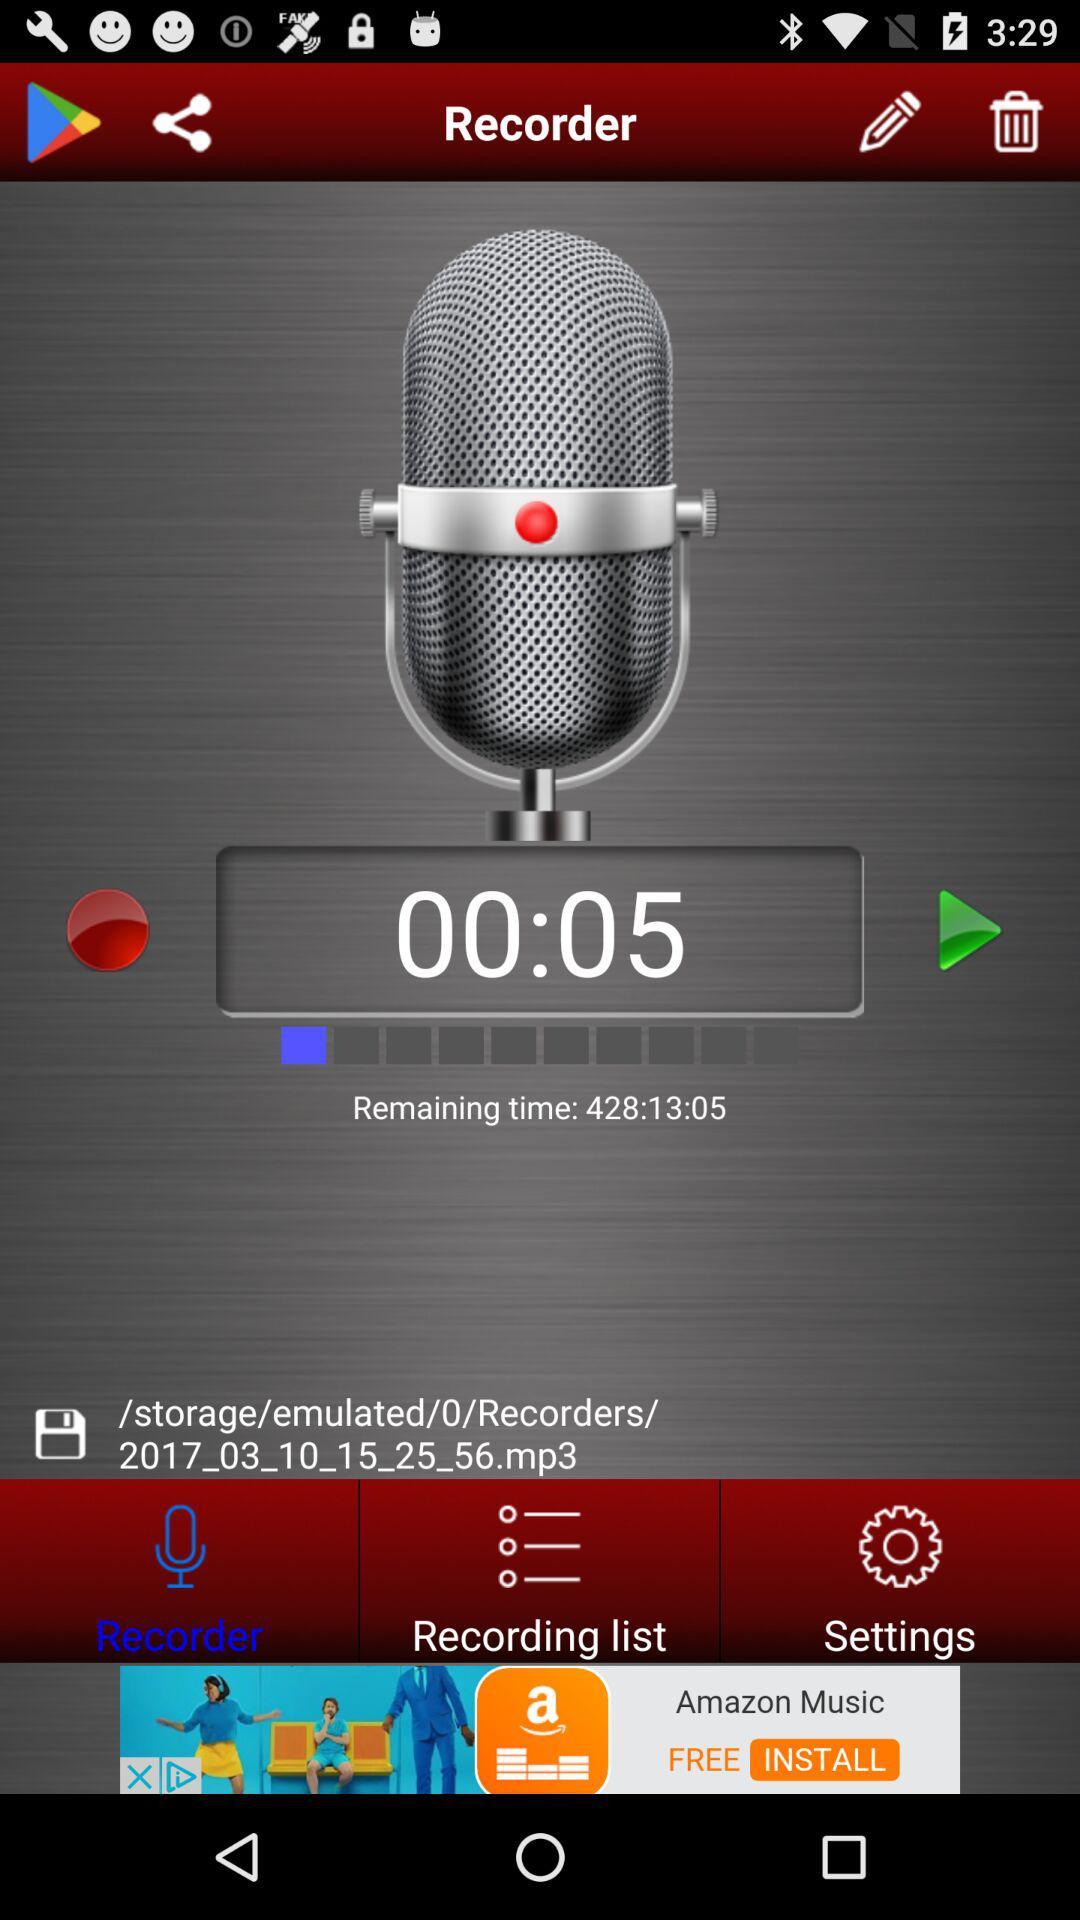  What do you see at coordinates (181, 129) in the screenshot?
I see `the share icon` at bounding box center [181, 129].